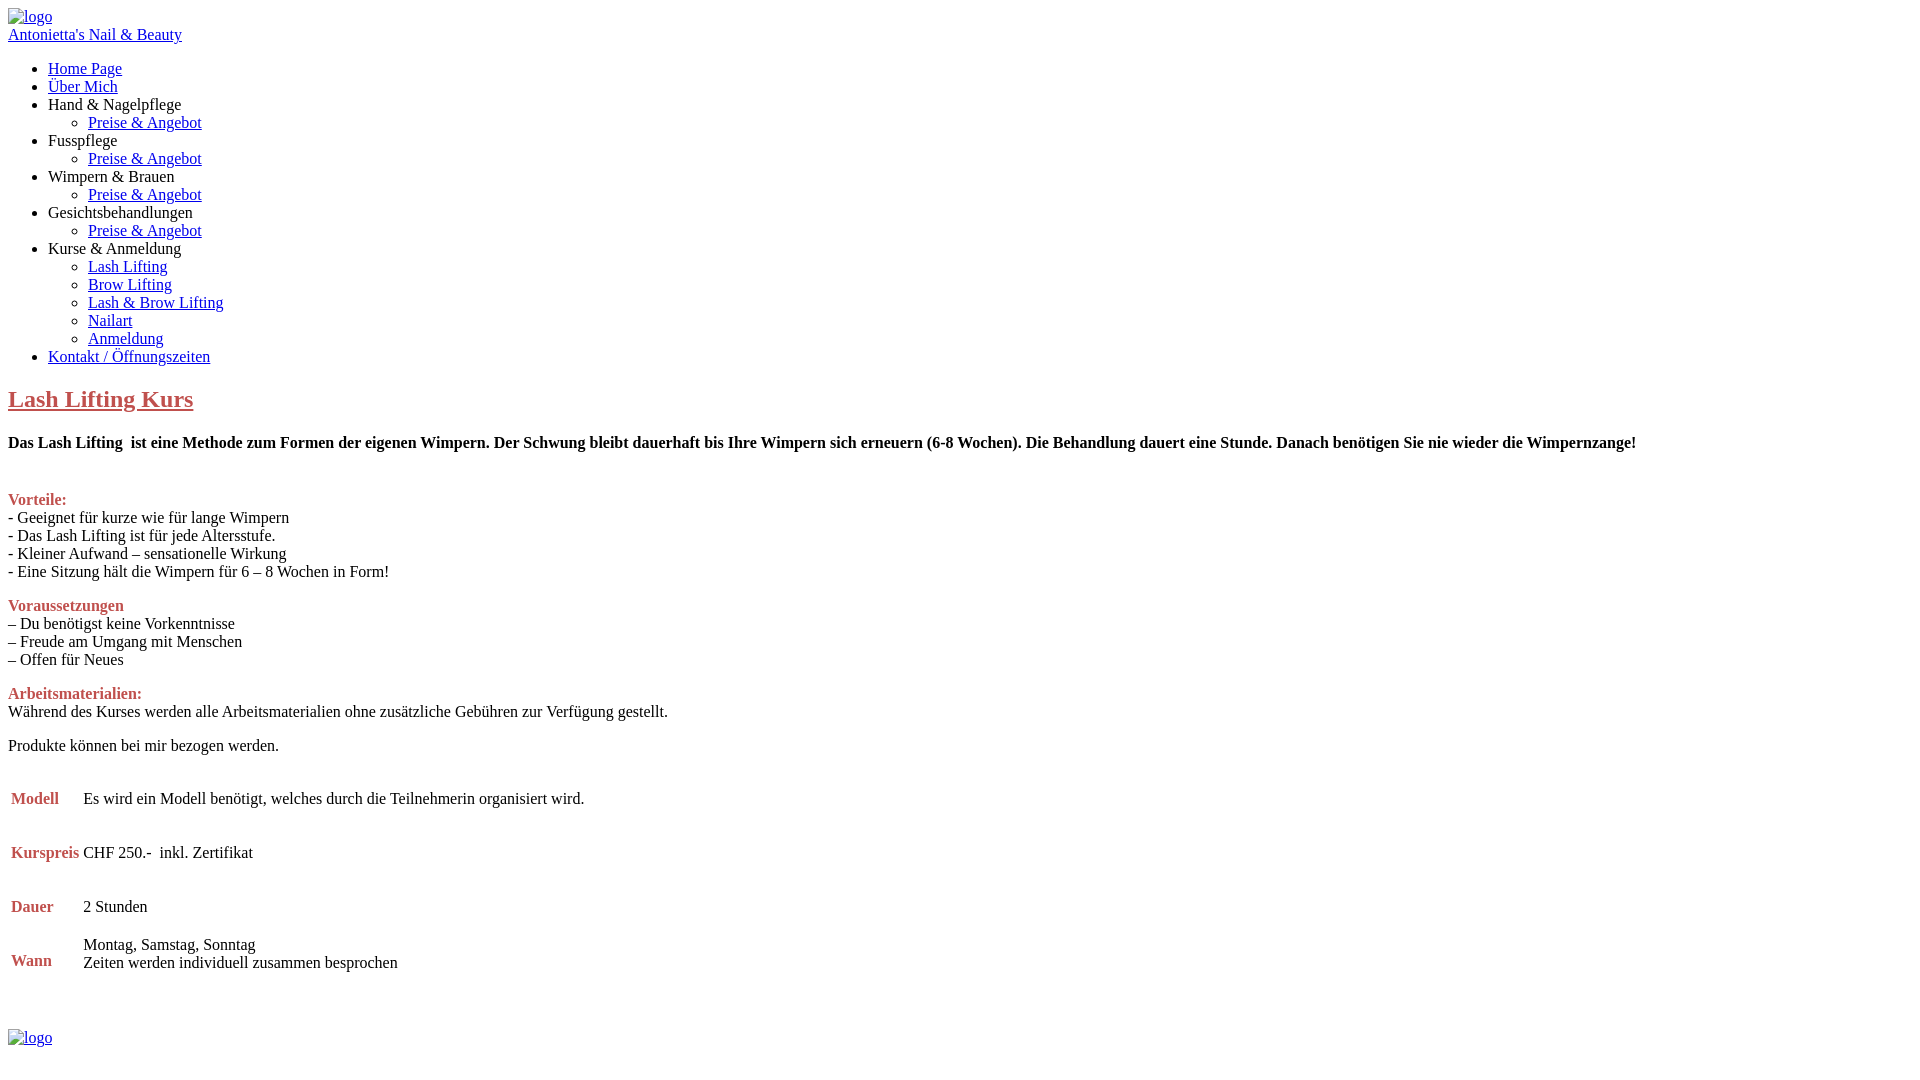 The width and height of the screenshot is (1920, 1080). What do you see at coordinates (155, 302) in the screenshot?
I see `'Lash & Brow Lifting'` at bounding box center [155, 302].